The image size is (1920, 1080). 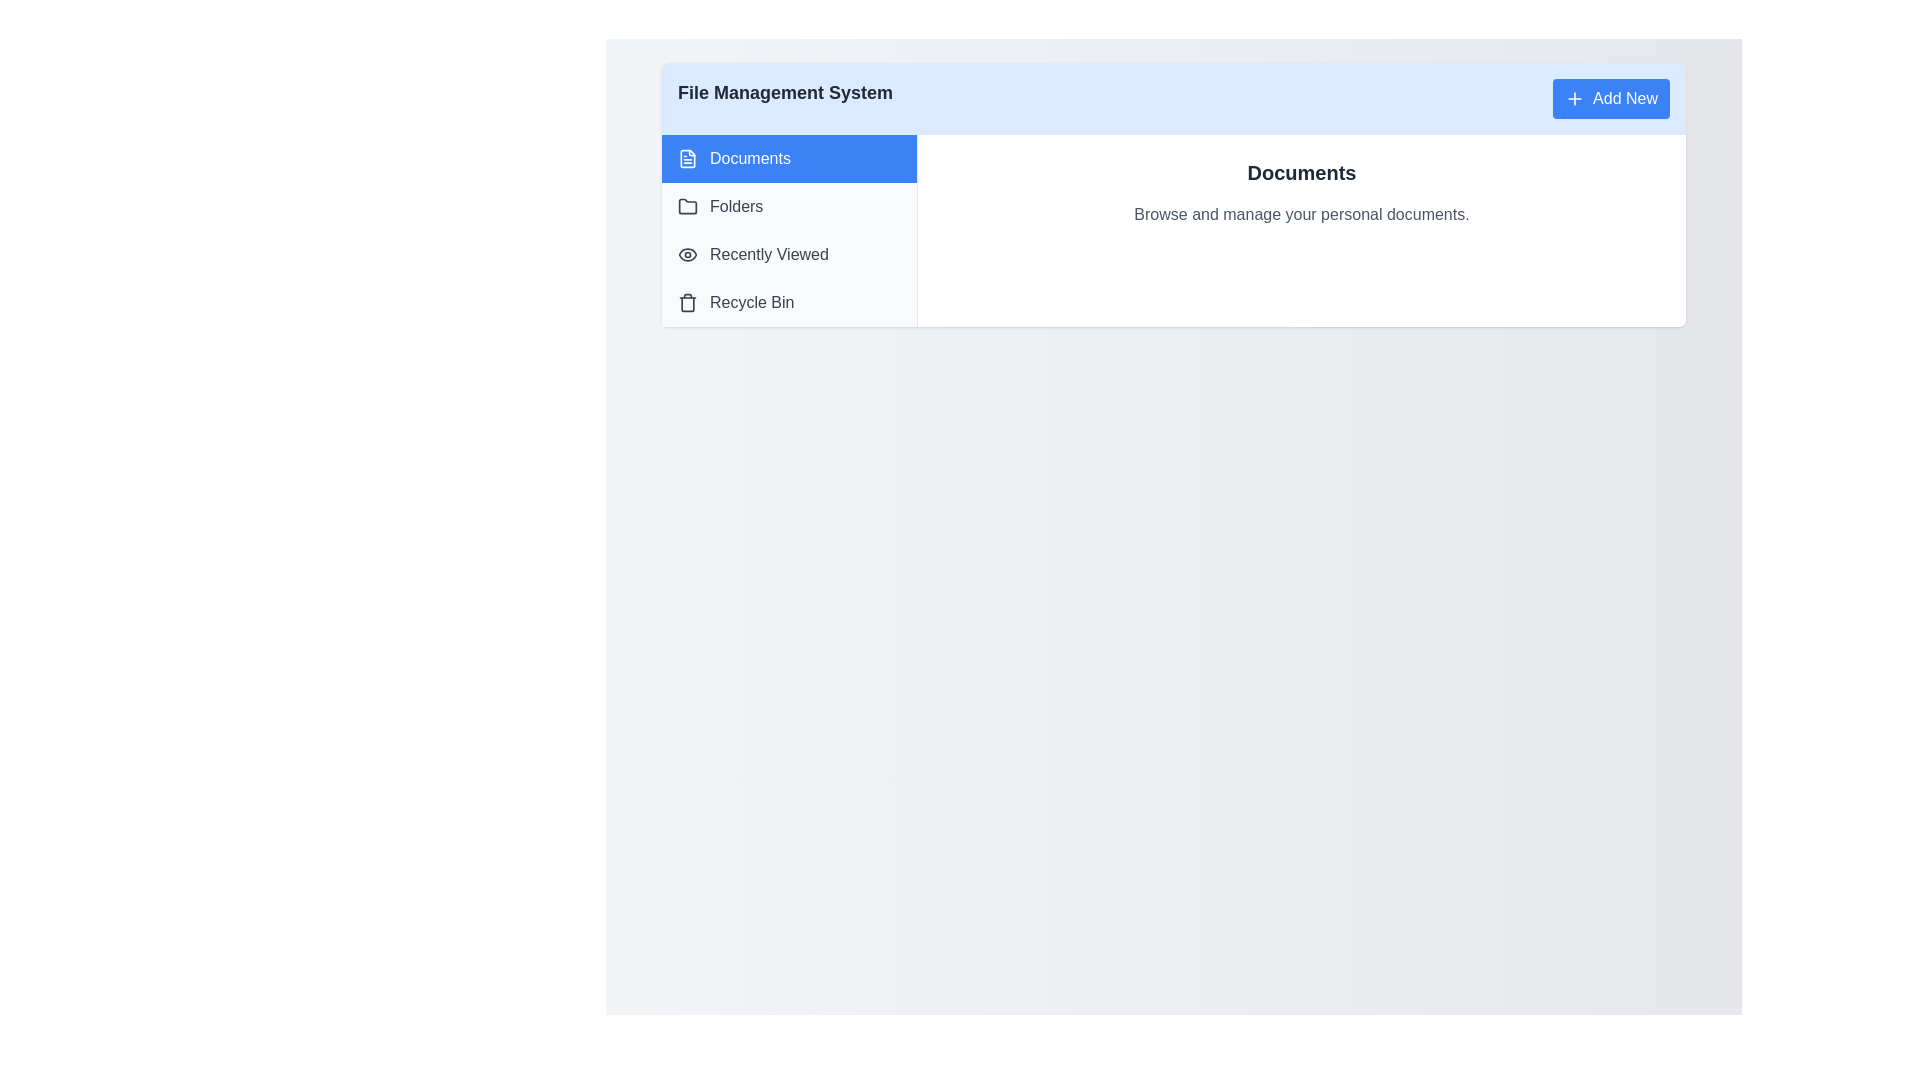 What do you see at coordinates (788, 253) in the screenshot?
I see `the third item in the vertical sidebar menu of the File Management System, located below 'Folders' and above 'Recycle Bin'` at bounding box center [788, 253].